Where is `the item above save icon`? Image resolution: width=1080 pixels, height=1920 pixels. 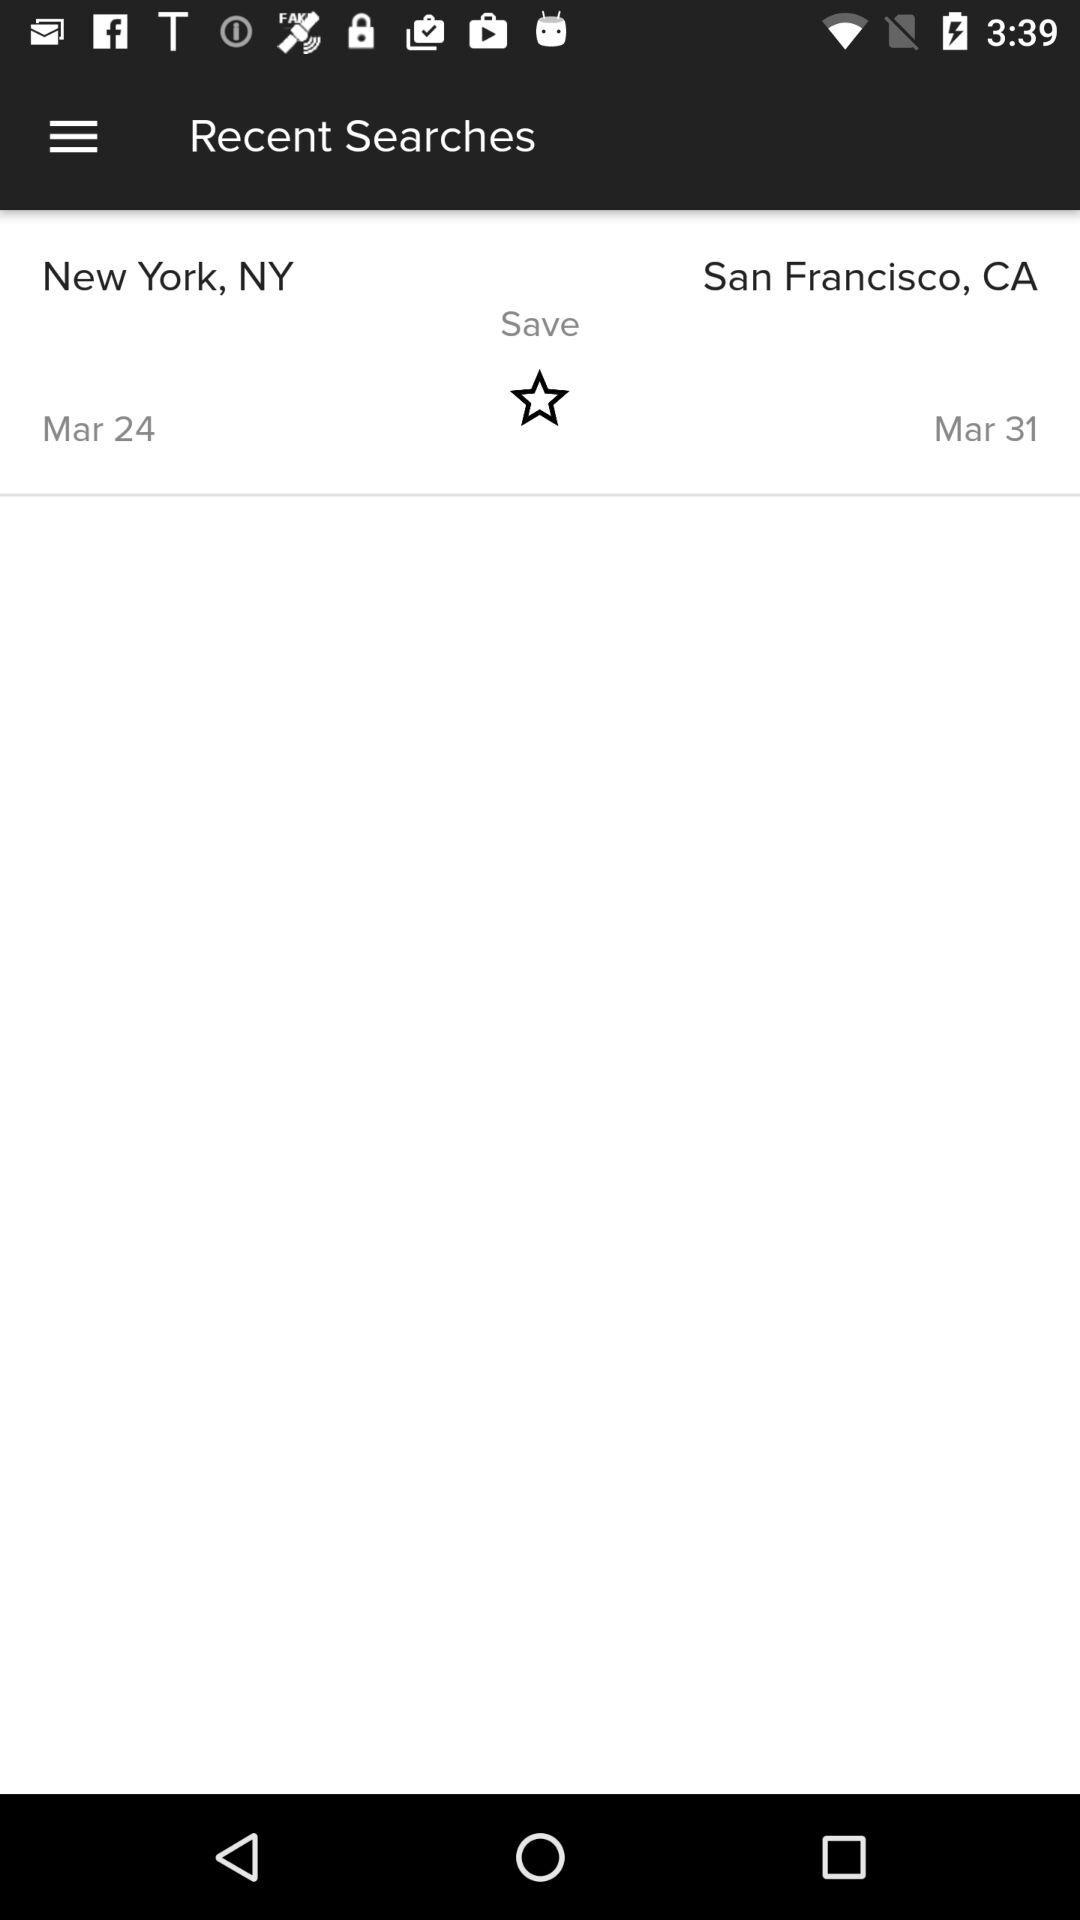 the item above save icon is located at coordinates (788, 276).